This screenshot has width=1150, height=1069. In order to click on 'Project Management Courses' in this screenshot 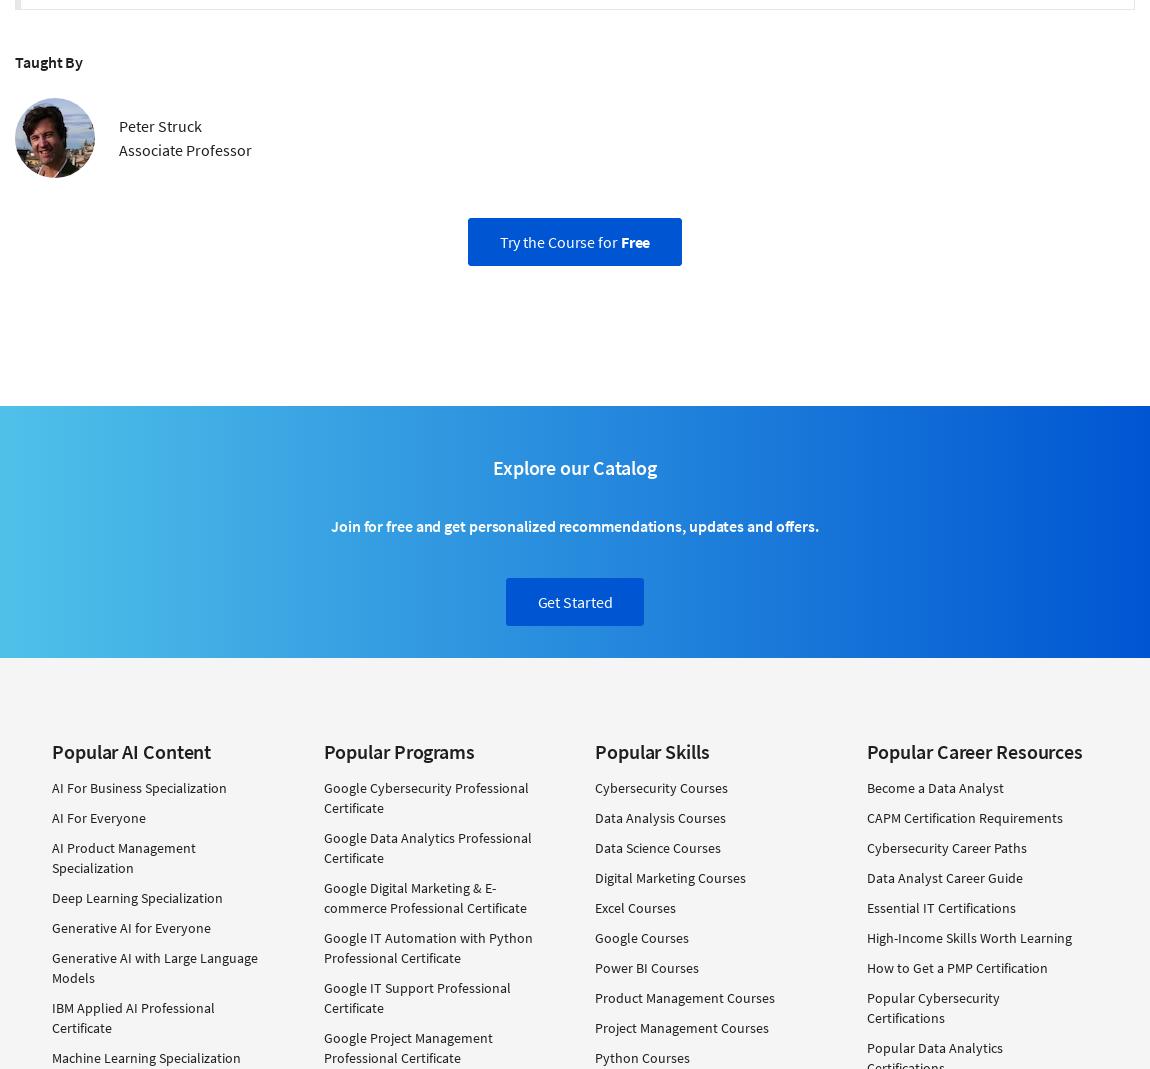, I will do `click(680, 1026)`.